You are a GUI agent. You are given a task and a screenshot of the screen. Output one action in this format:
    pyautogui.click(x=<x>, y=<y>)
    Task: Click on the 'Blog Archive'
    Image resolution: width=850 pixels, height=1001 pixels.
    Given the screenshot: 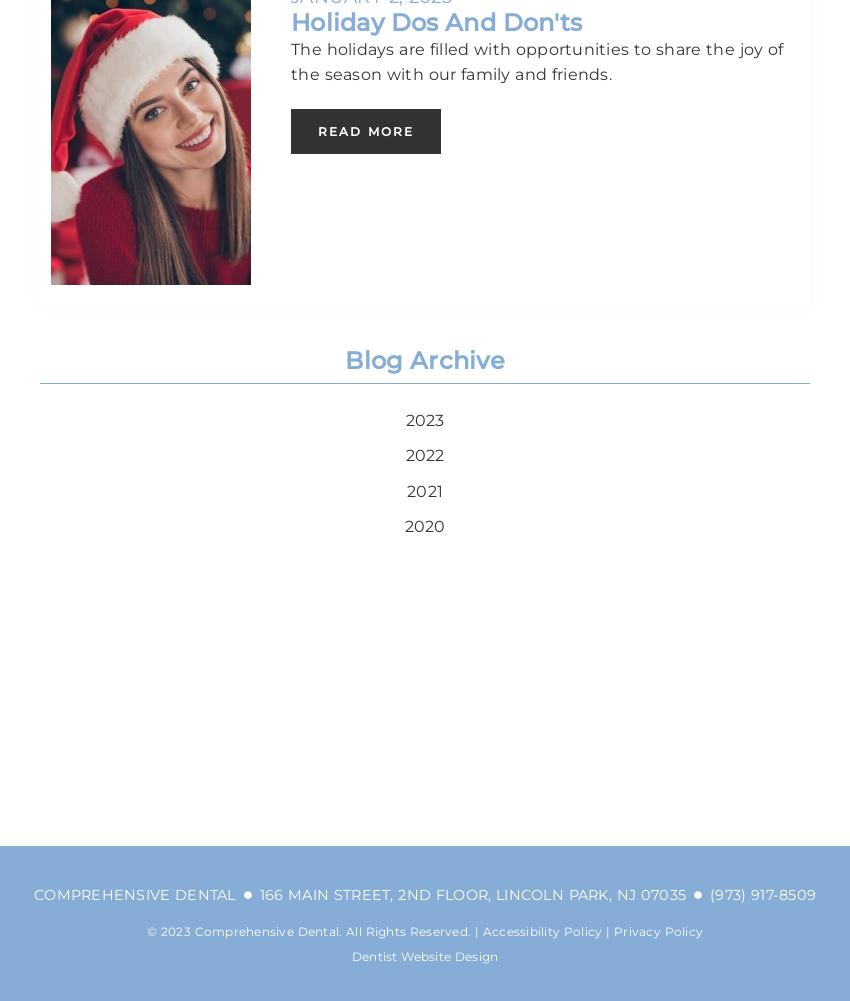 What is the action you would take?
    pyautogui.click(x=424, y=358)
    